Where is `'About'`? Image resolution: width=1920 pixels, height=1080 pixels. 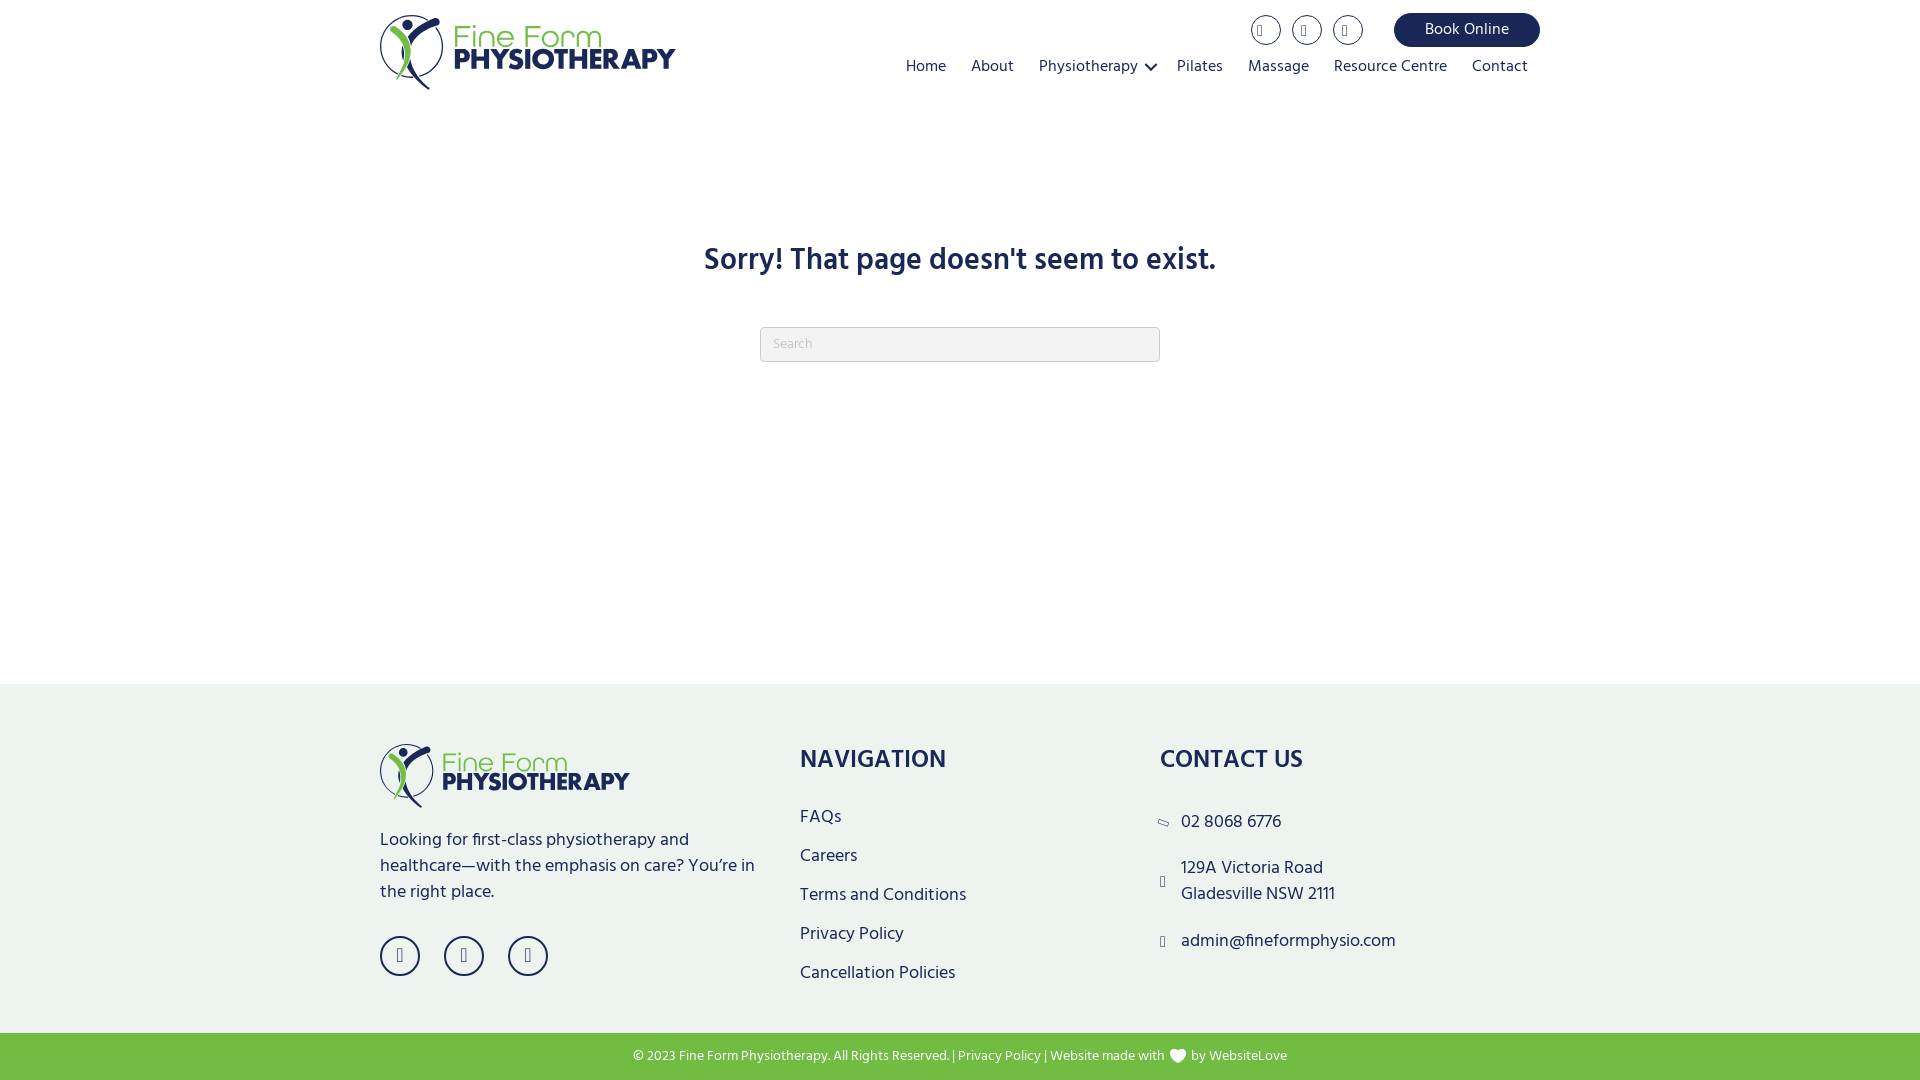 'About' is located at coordinates (992, 65).